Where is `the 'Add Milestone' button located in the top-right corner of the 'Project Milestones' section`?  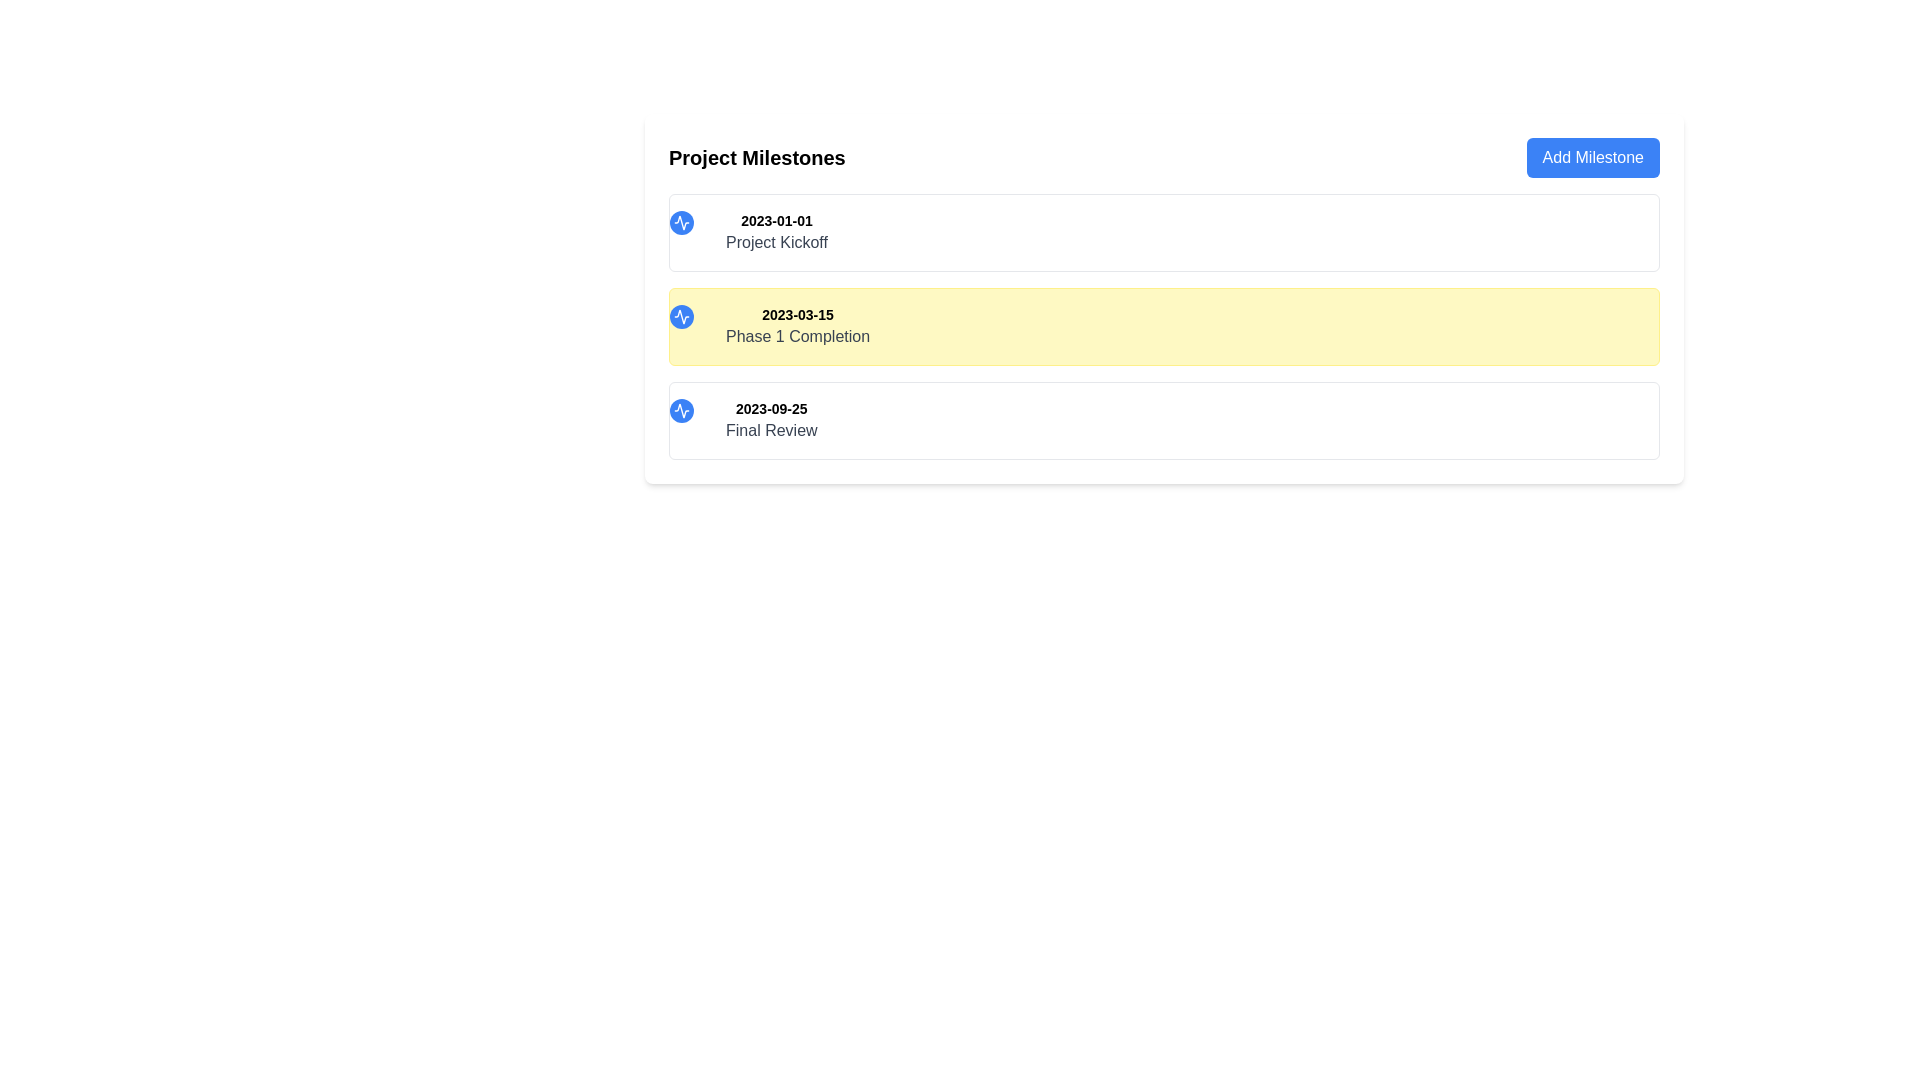 the 'Add Milestone' button located in the top-right corner of the 'Project Milestones' section is located at coordinates (1592, 157).